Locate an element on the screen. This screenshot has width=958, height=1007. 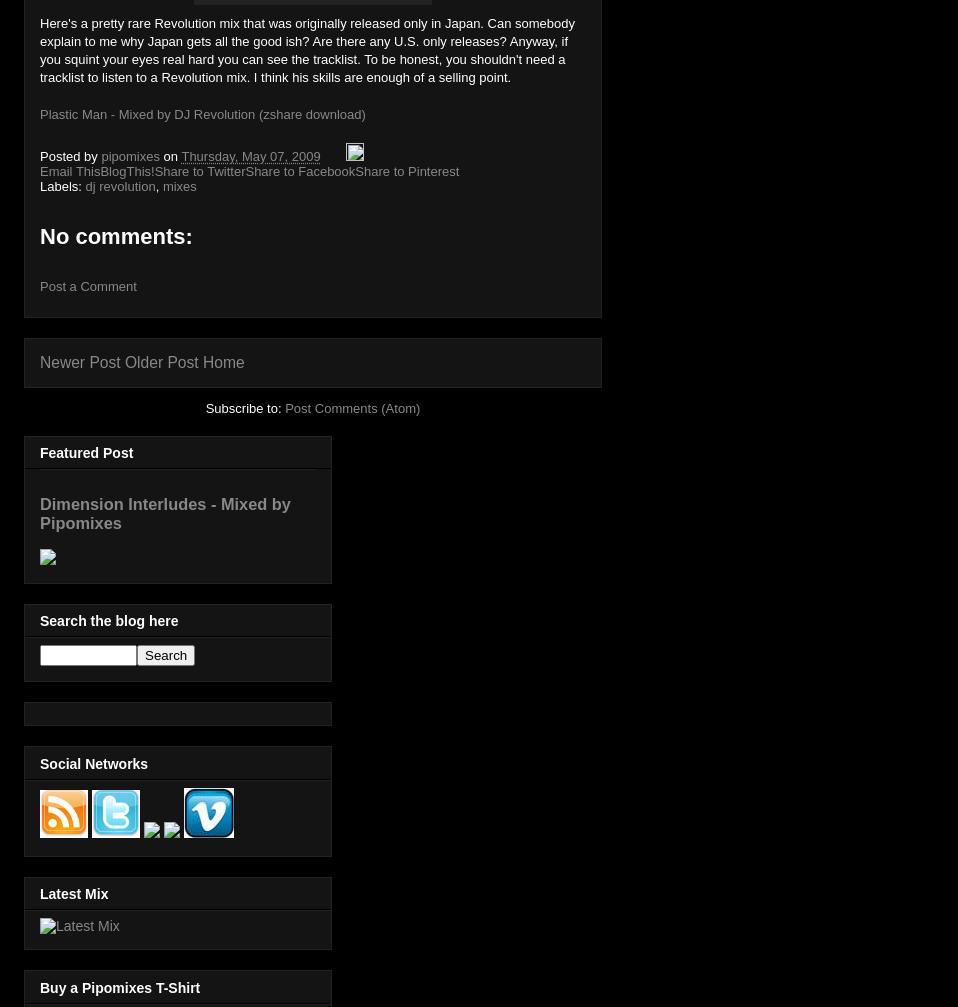
'Post Comments (Atom)' is located at coordinates (351, 407).